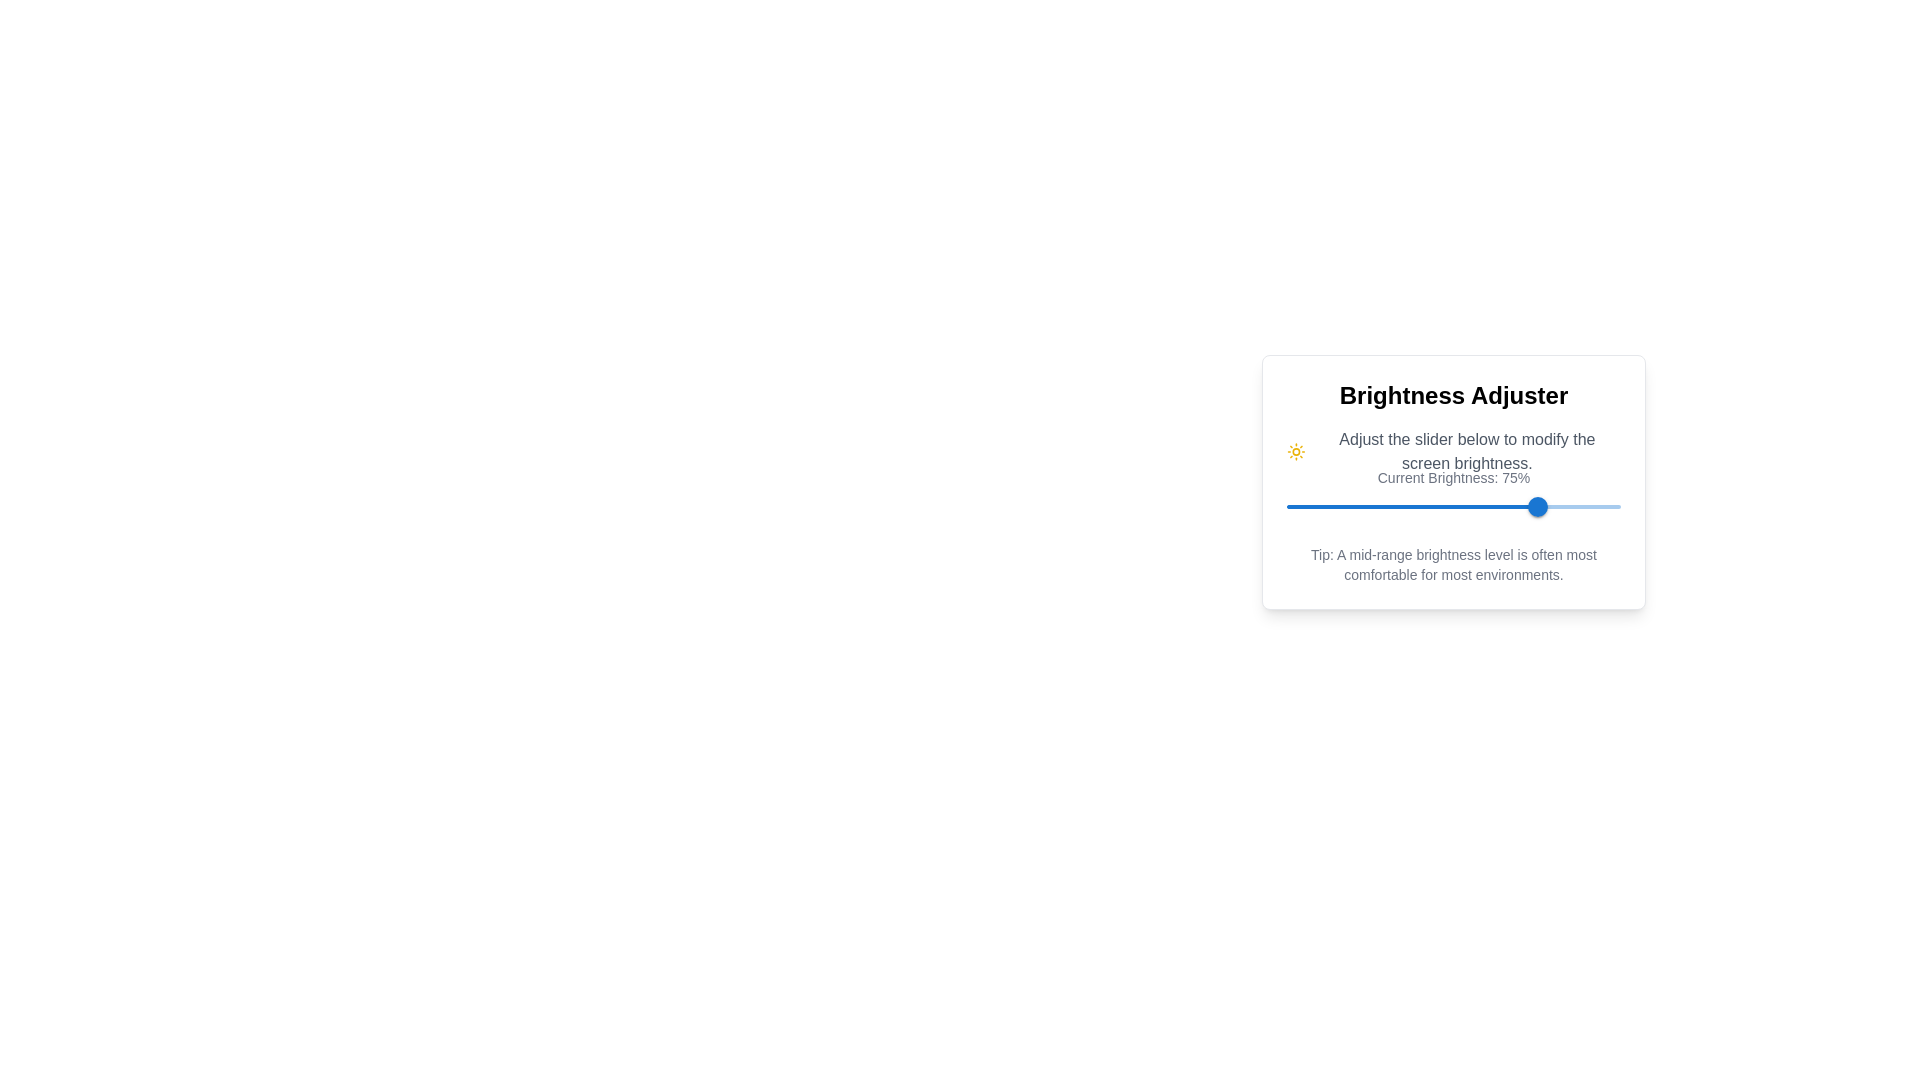 The image size is (1920, 1080). Describe the element at coordinates (1313, 505) in the screenshot. I see `the brightness` at that location.